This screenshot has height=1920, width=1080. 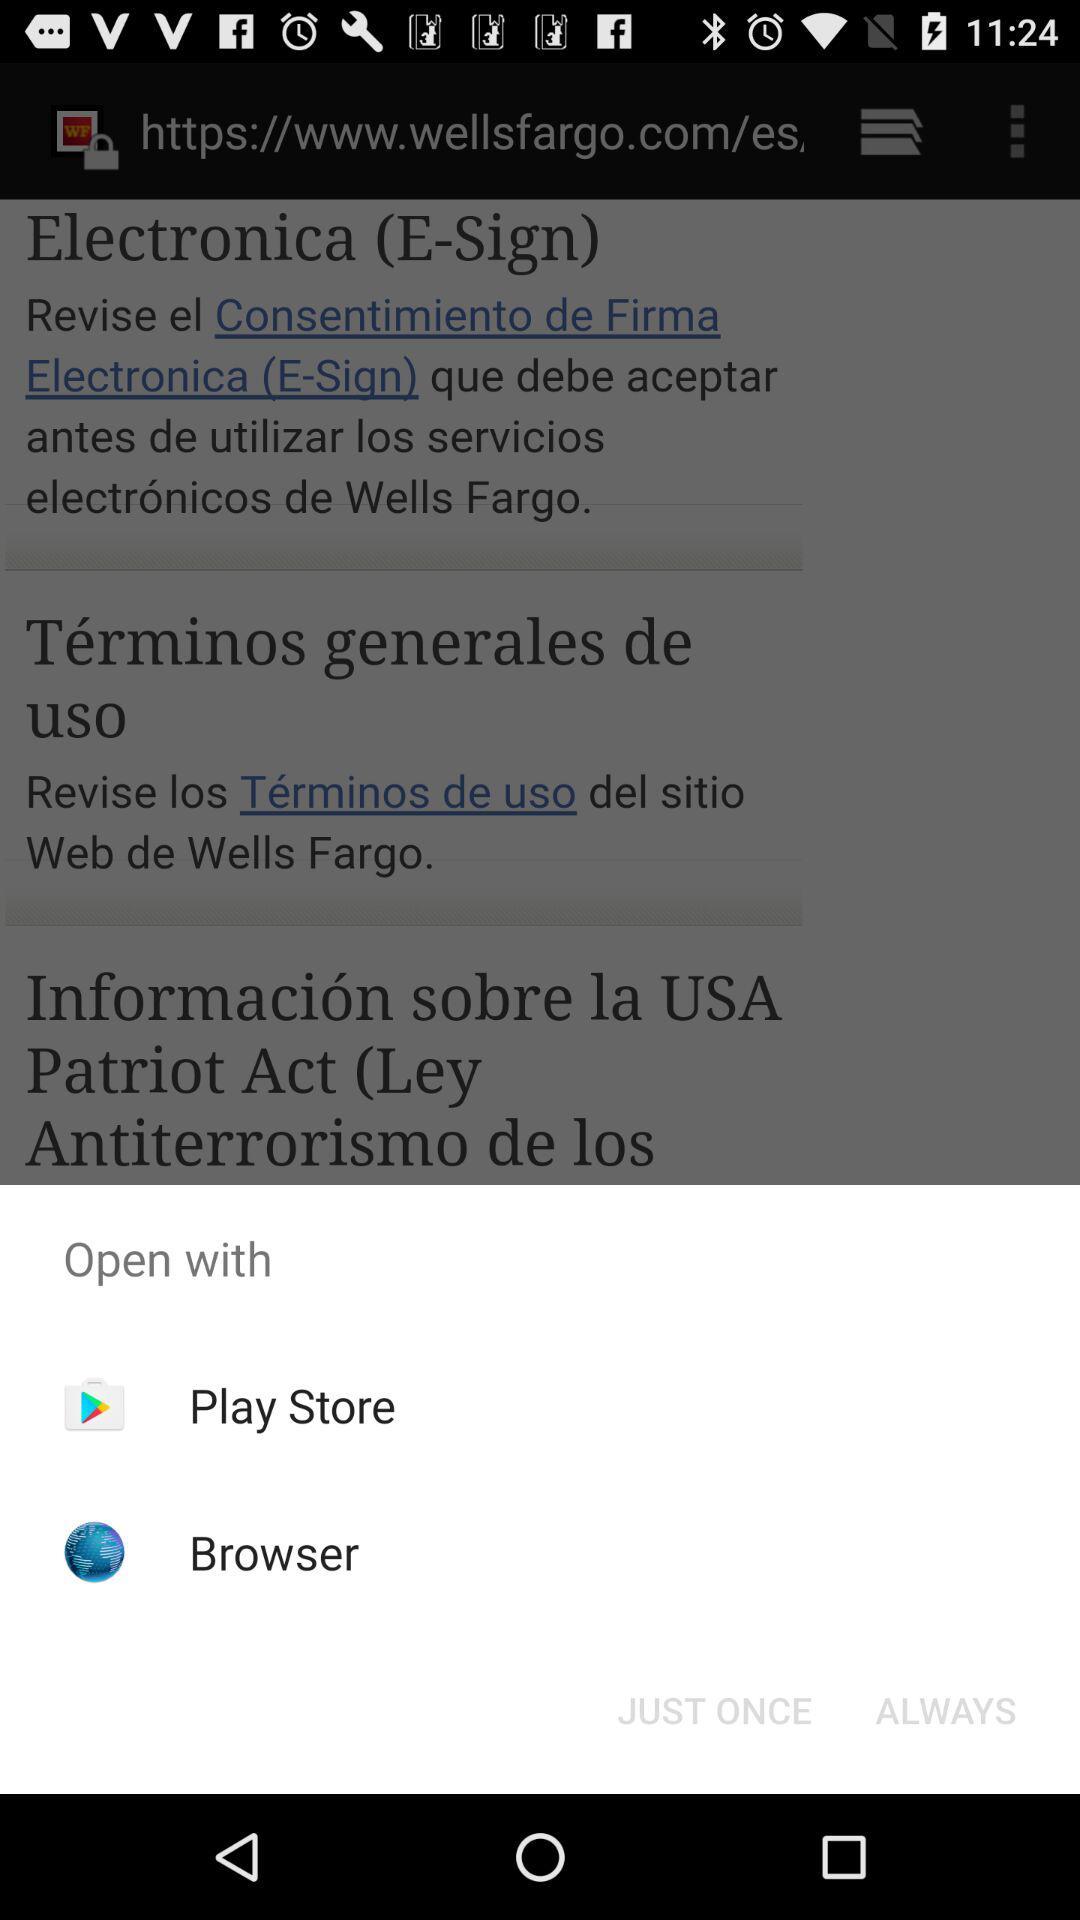 What do you see at coordinates (945, 1708) in the screenshot?
I see `item below the open with icon` at bounding box center [945, 1708].